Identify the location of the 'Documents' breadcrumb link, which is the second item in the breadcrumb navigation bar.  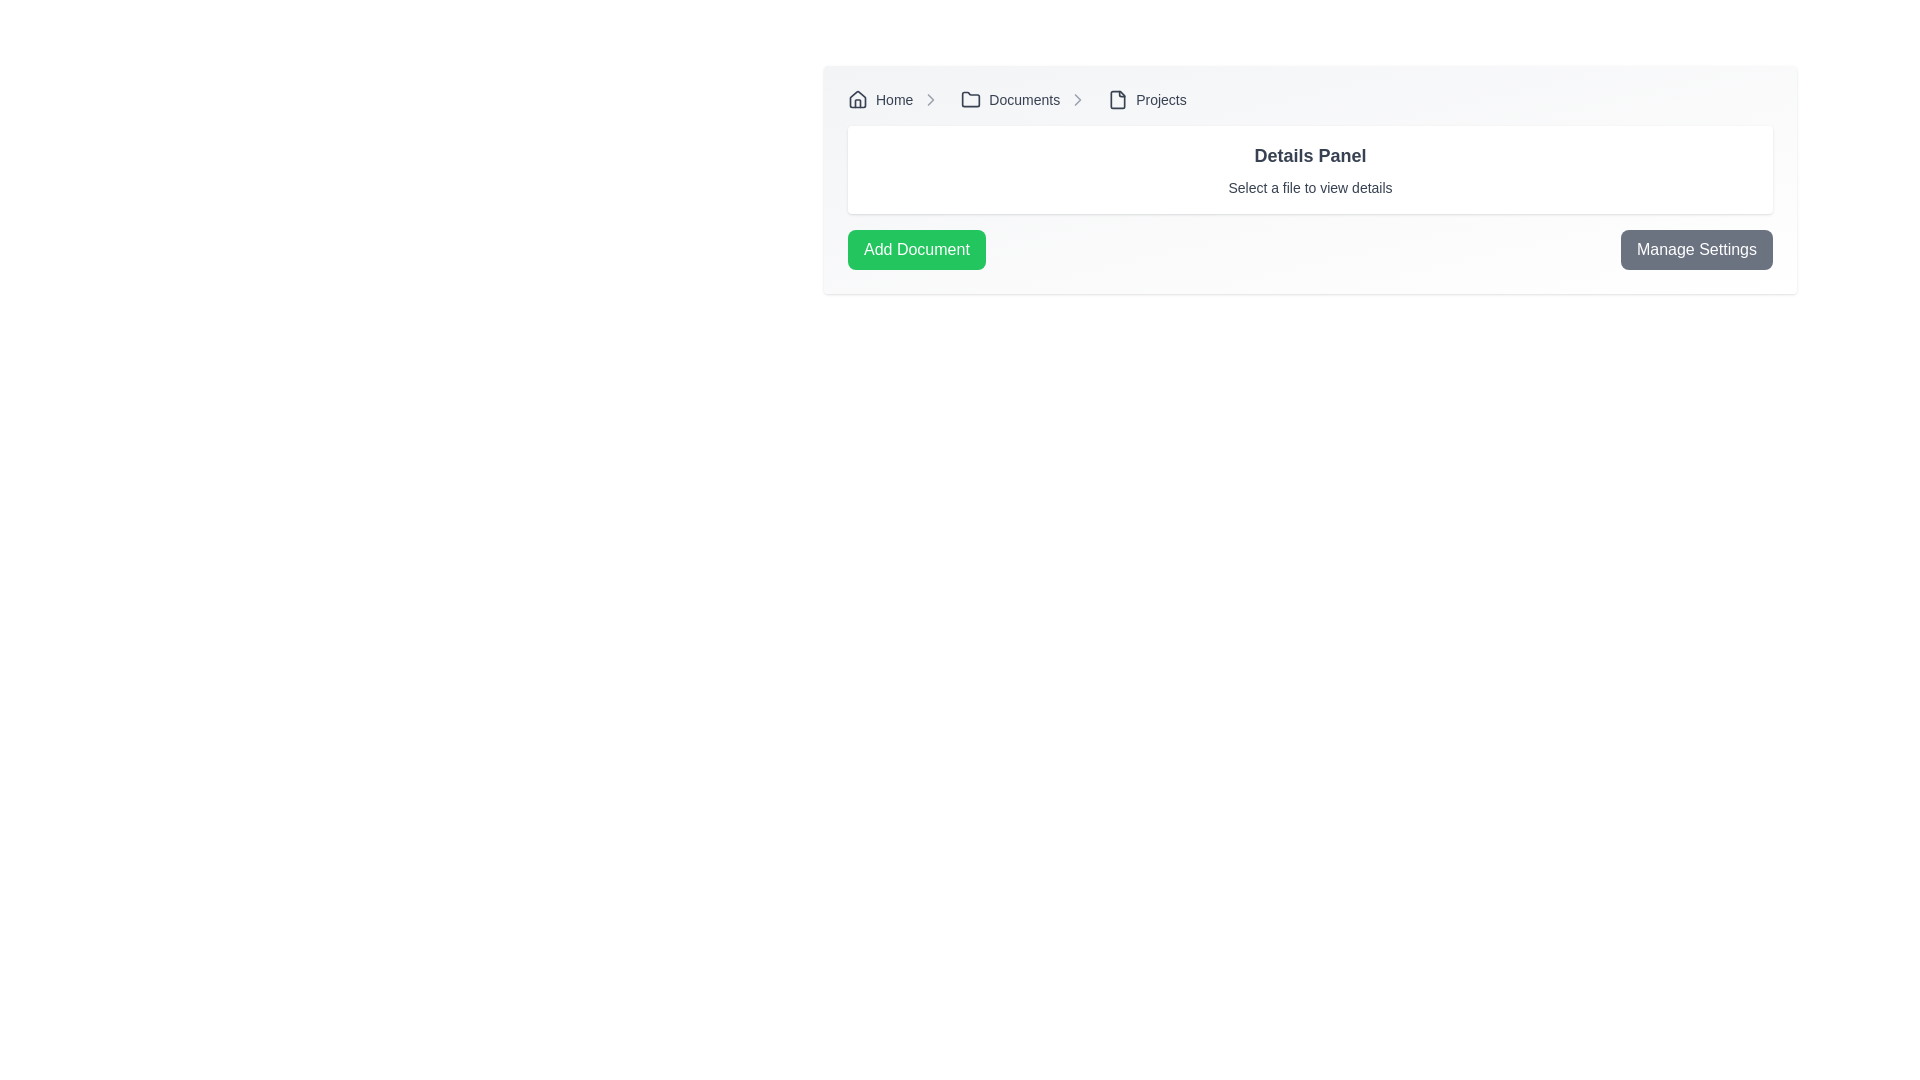
(1010, 100).